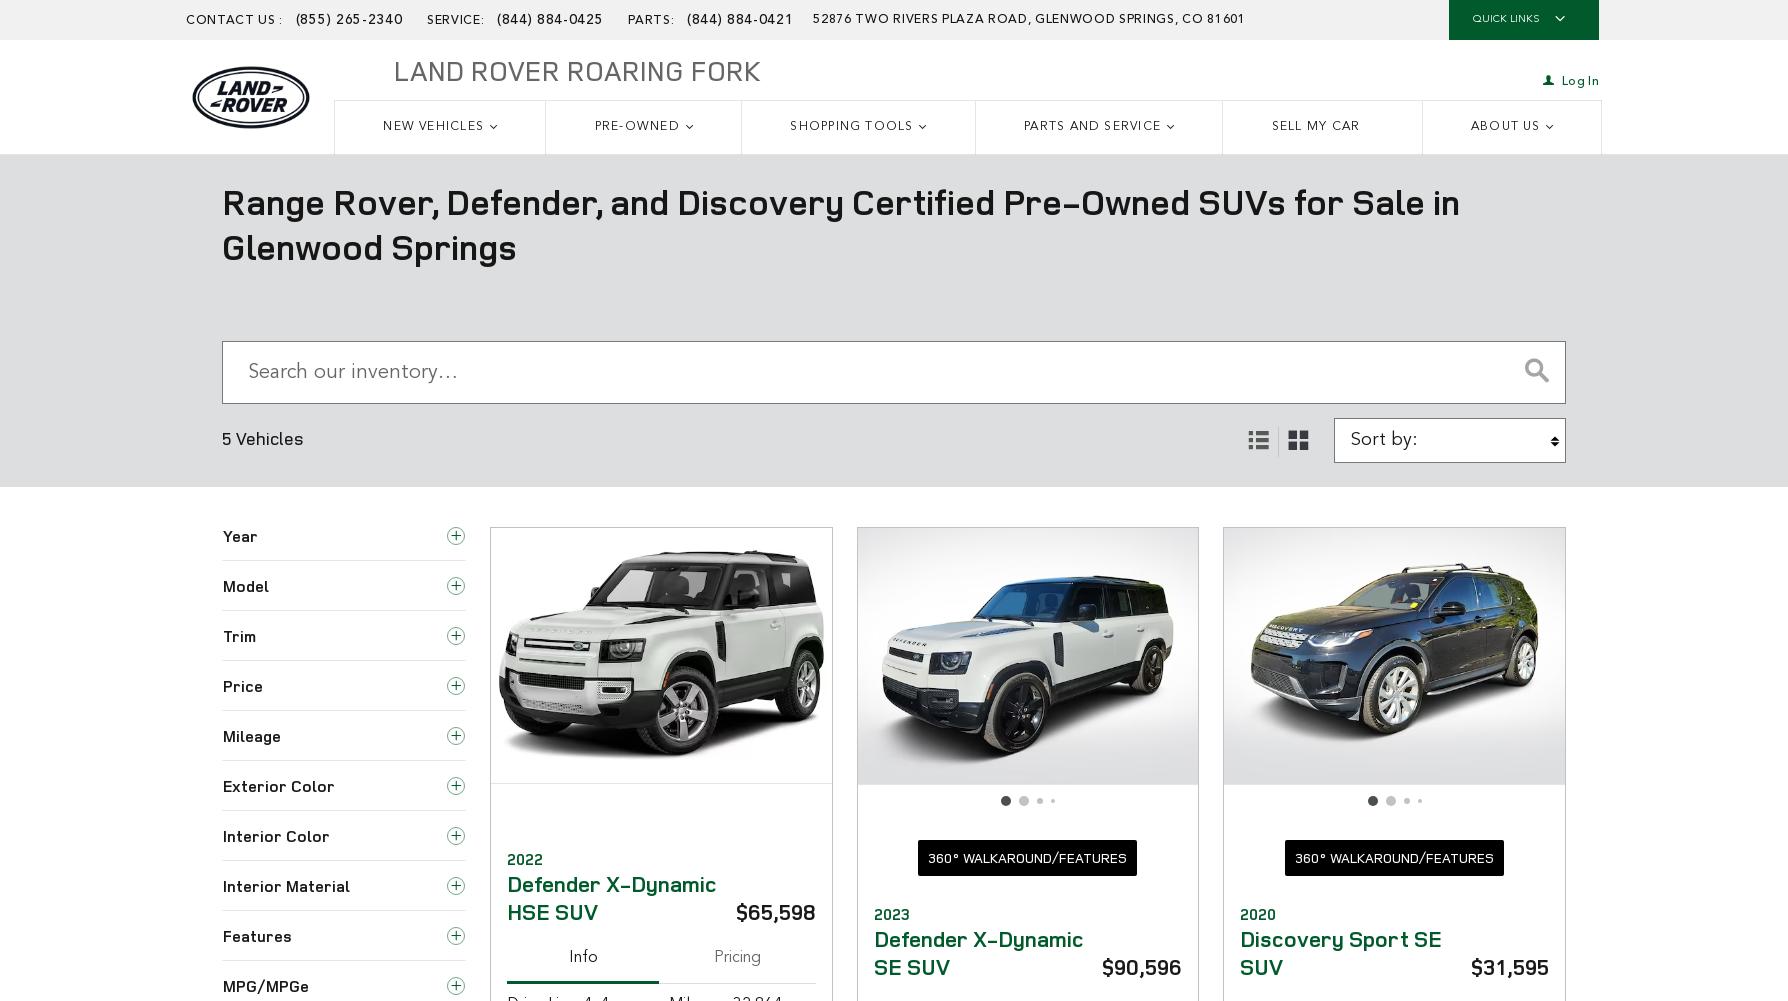  Describe the element at coordinates (889, 914) in the screenshot. I see `'2023'` at that location.